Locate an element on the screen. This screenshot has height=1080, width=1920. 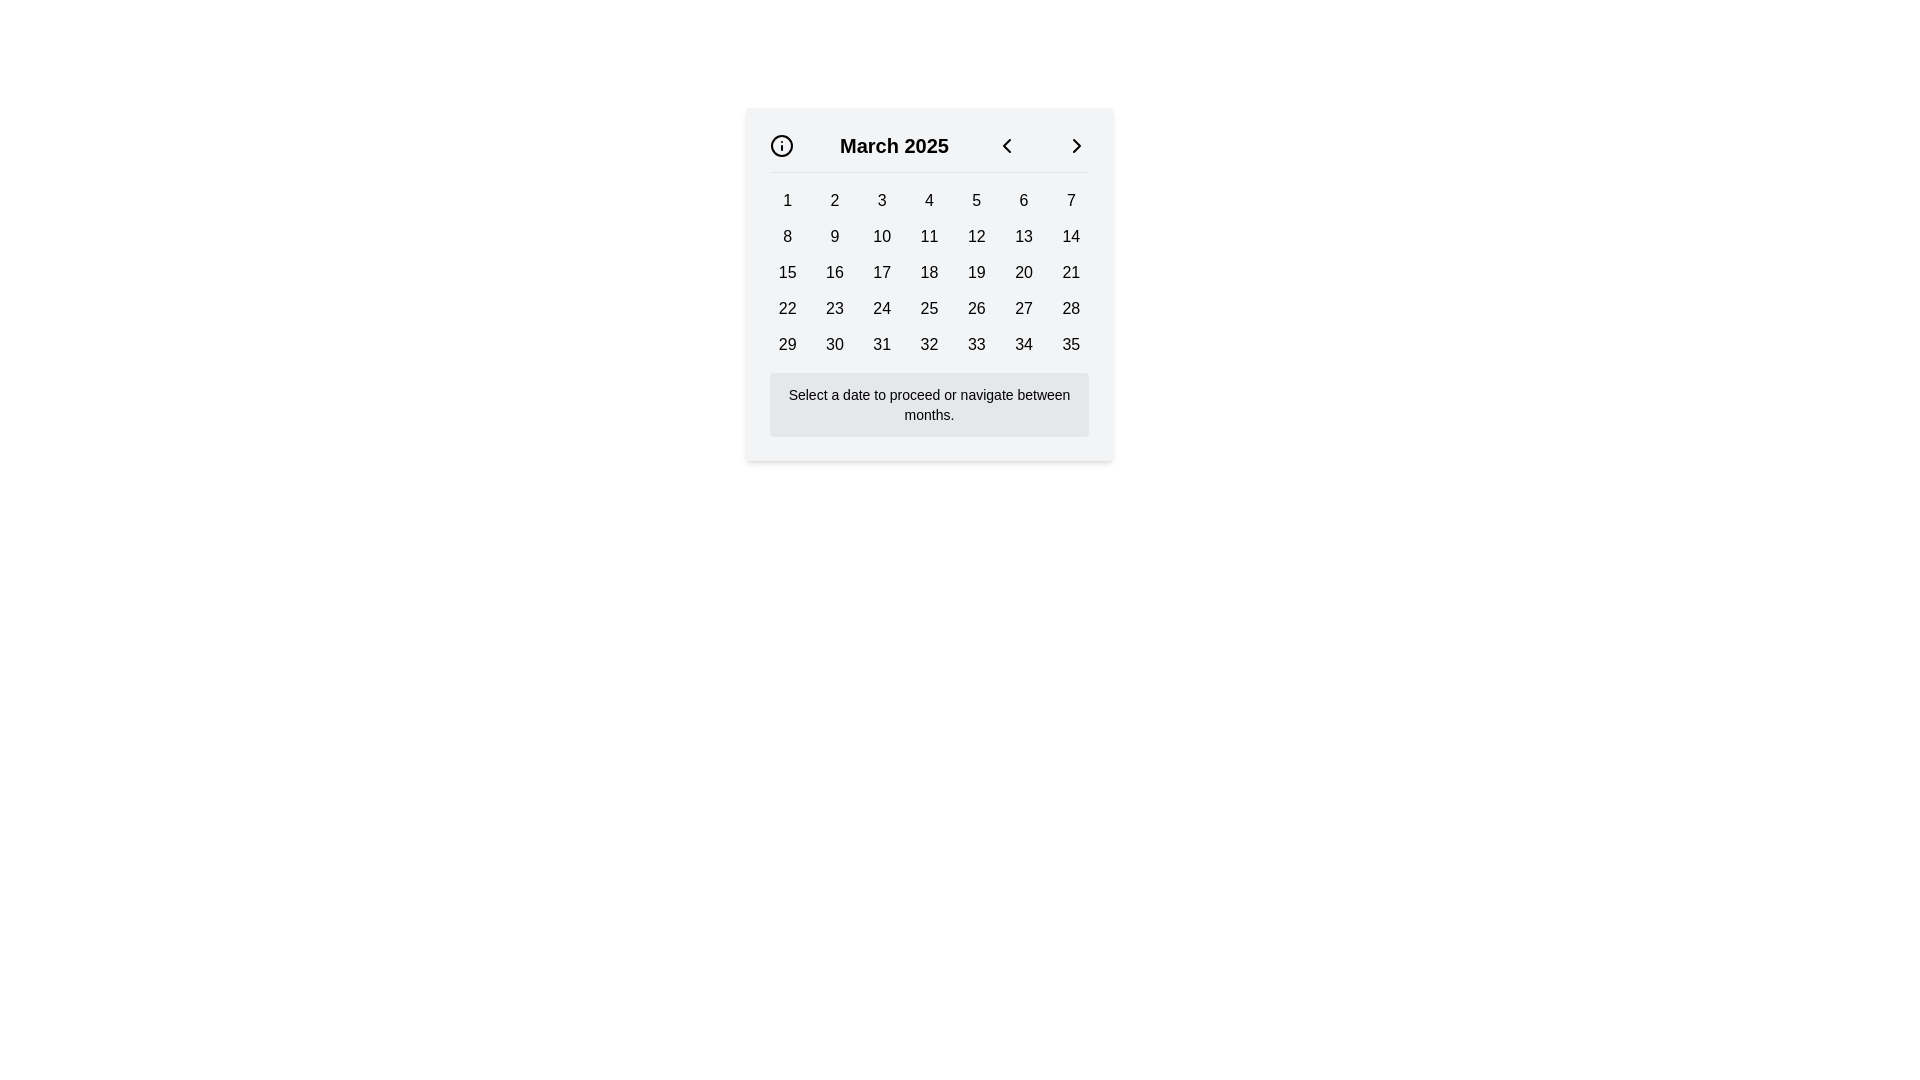
the button labeled '15' in the calendar grid is located at coordinates (786, 273).